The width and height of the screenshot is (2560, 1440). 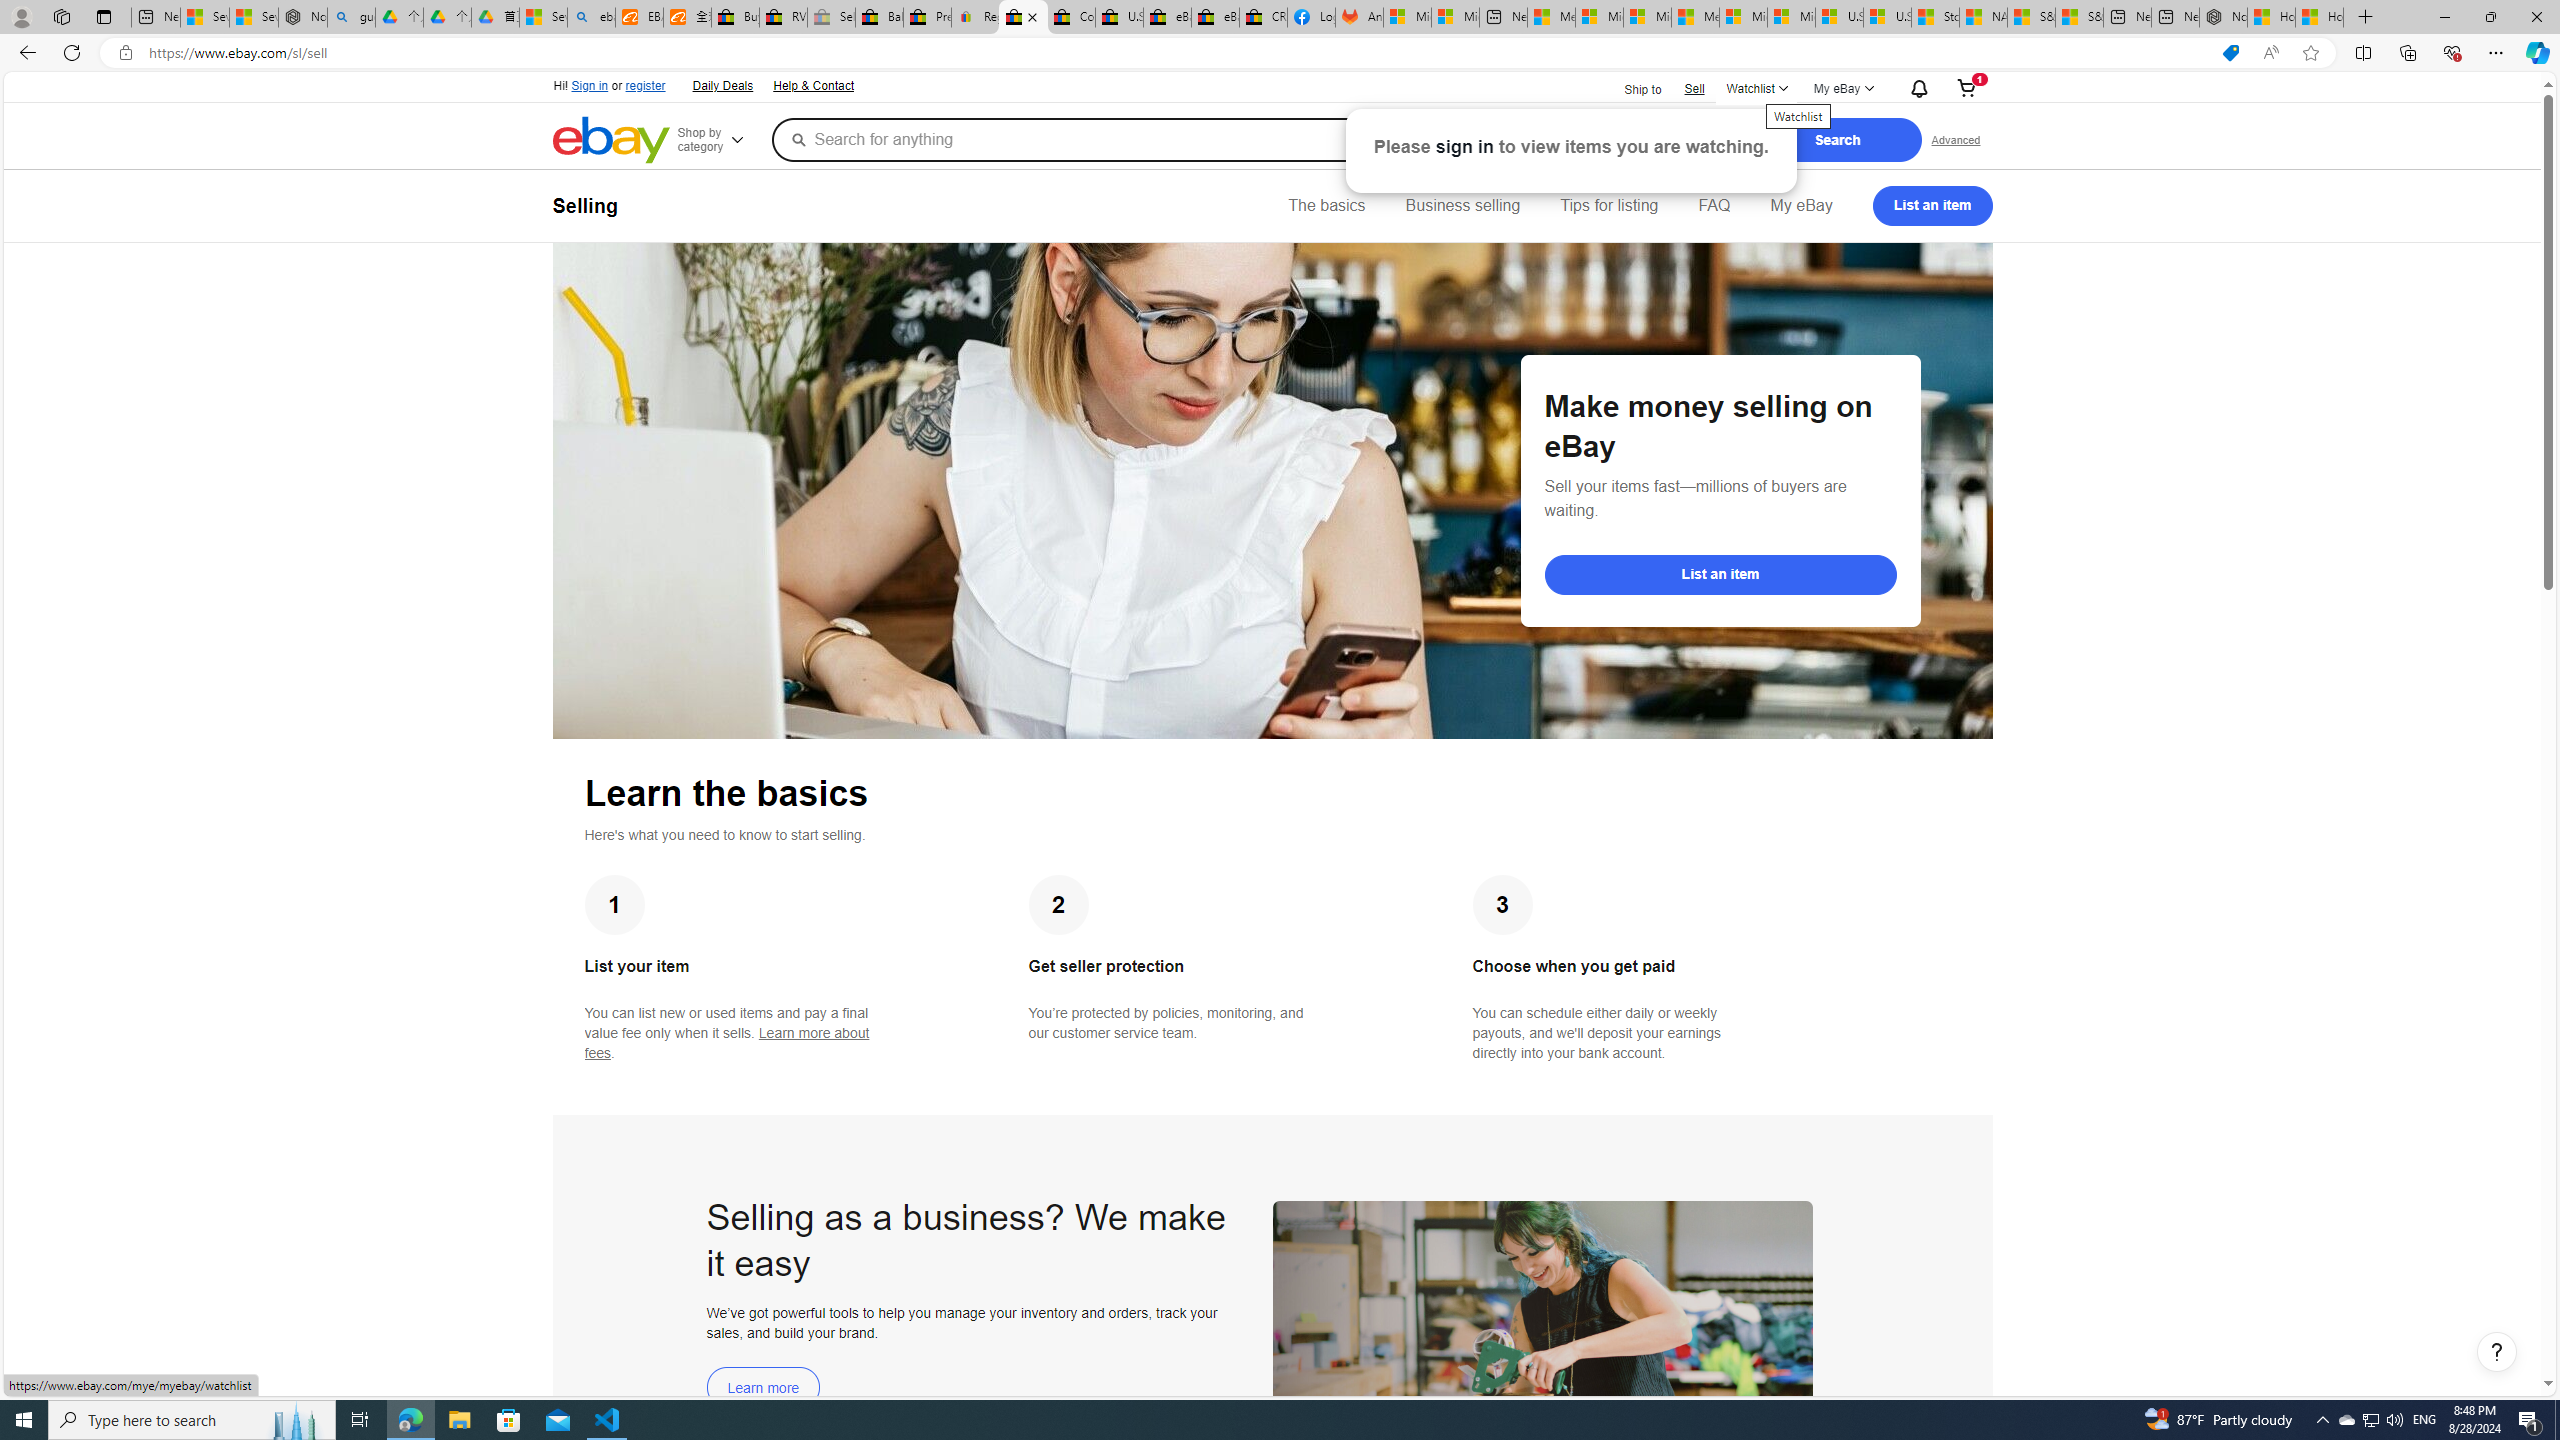 What do you see at coordinates (1215, 16) in the screenshot?
I see `'eBay Inc. Reports Third Quarter 2023 Results'` at bounding box center [1215, 16].